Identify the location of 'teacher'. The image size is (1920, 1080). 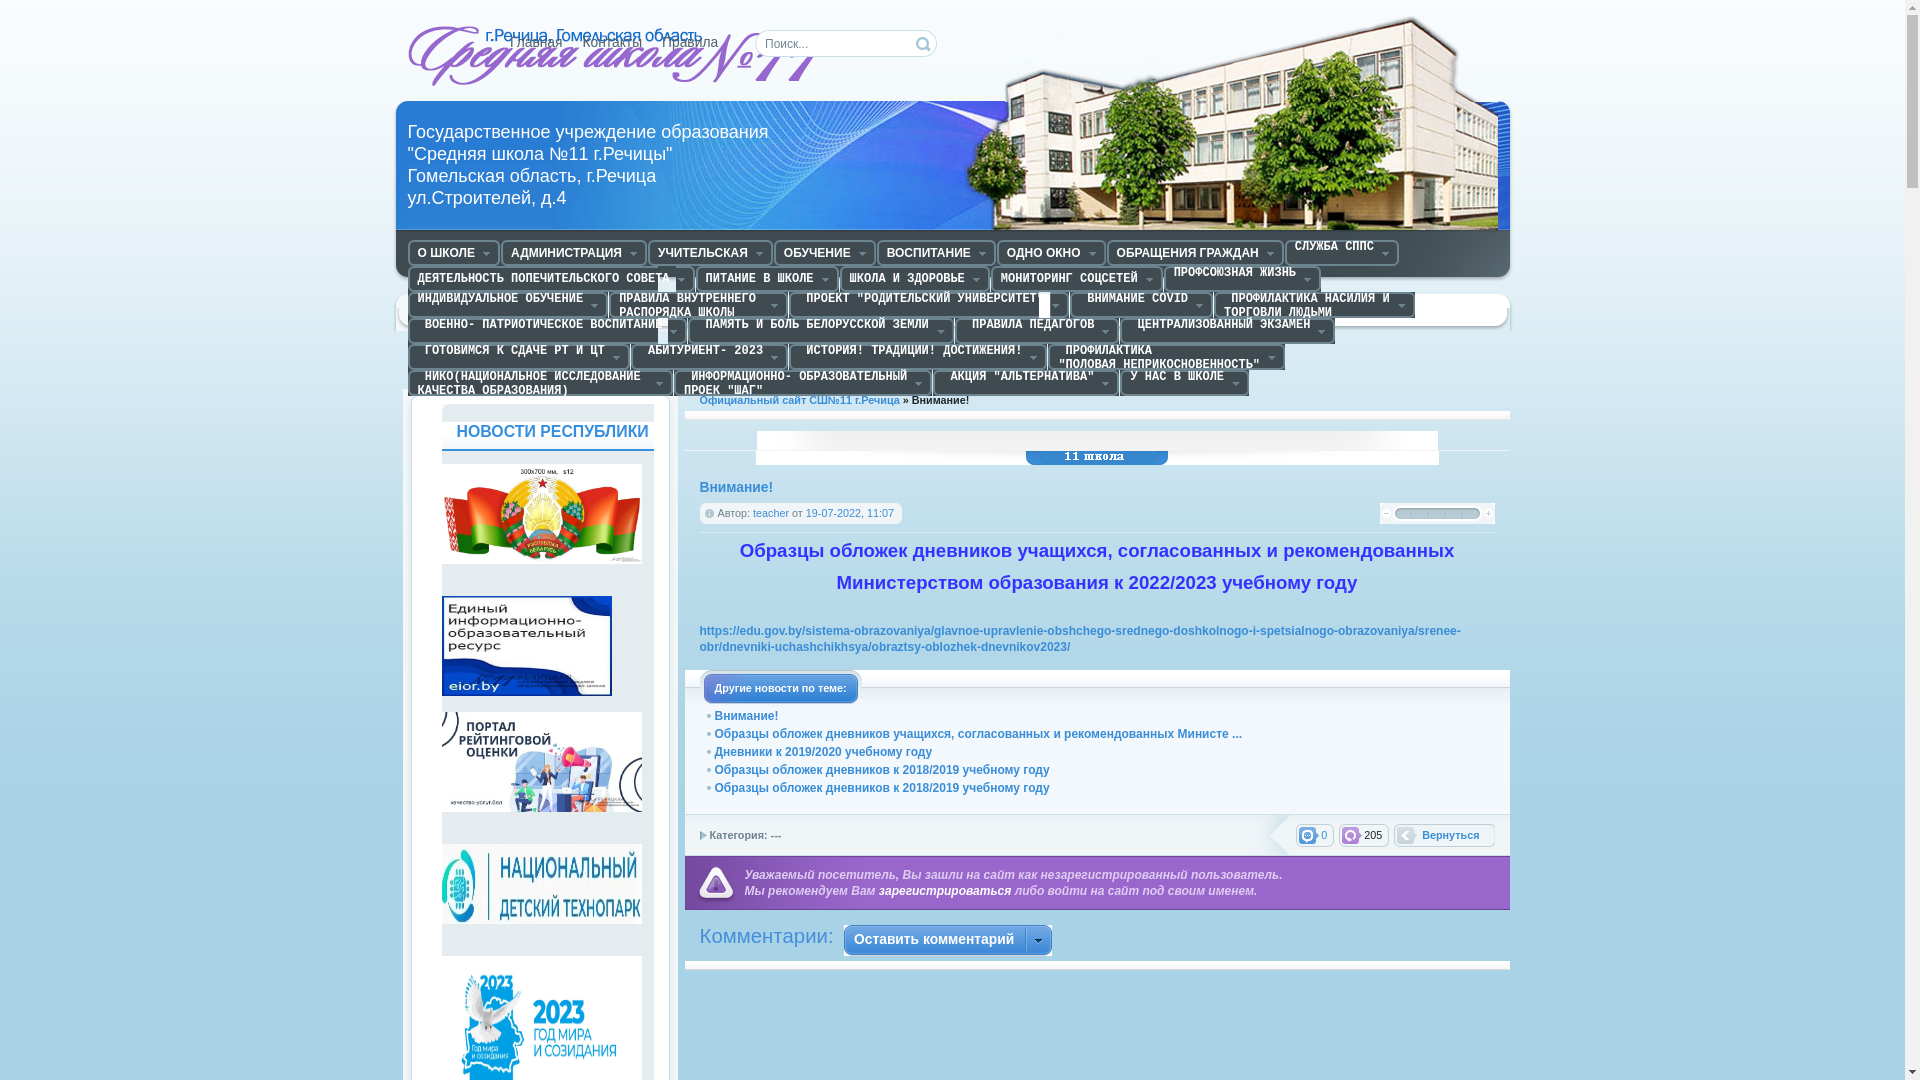
(770, 512).